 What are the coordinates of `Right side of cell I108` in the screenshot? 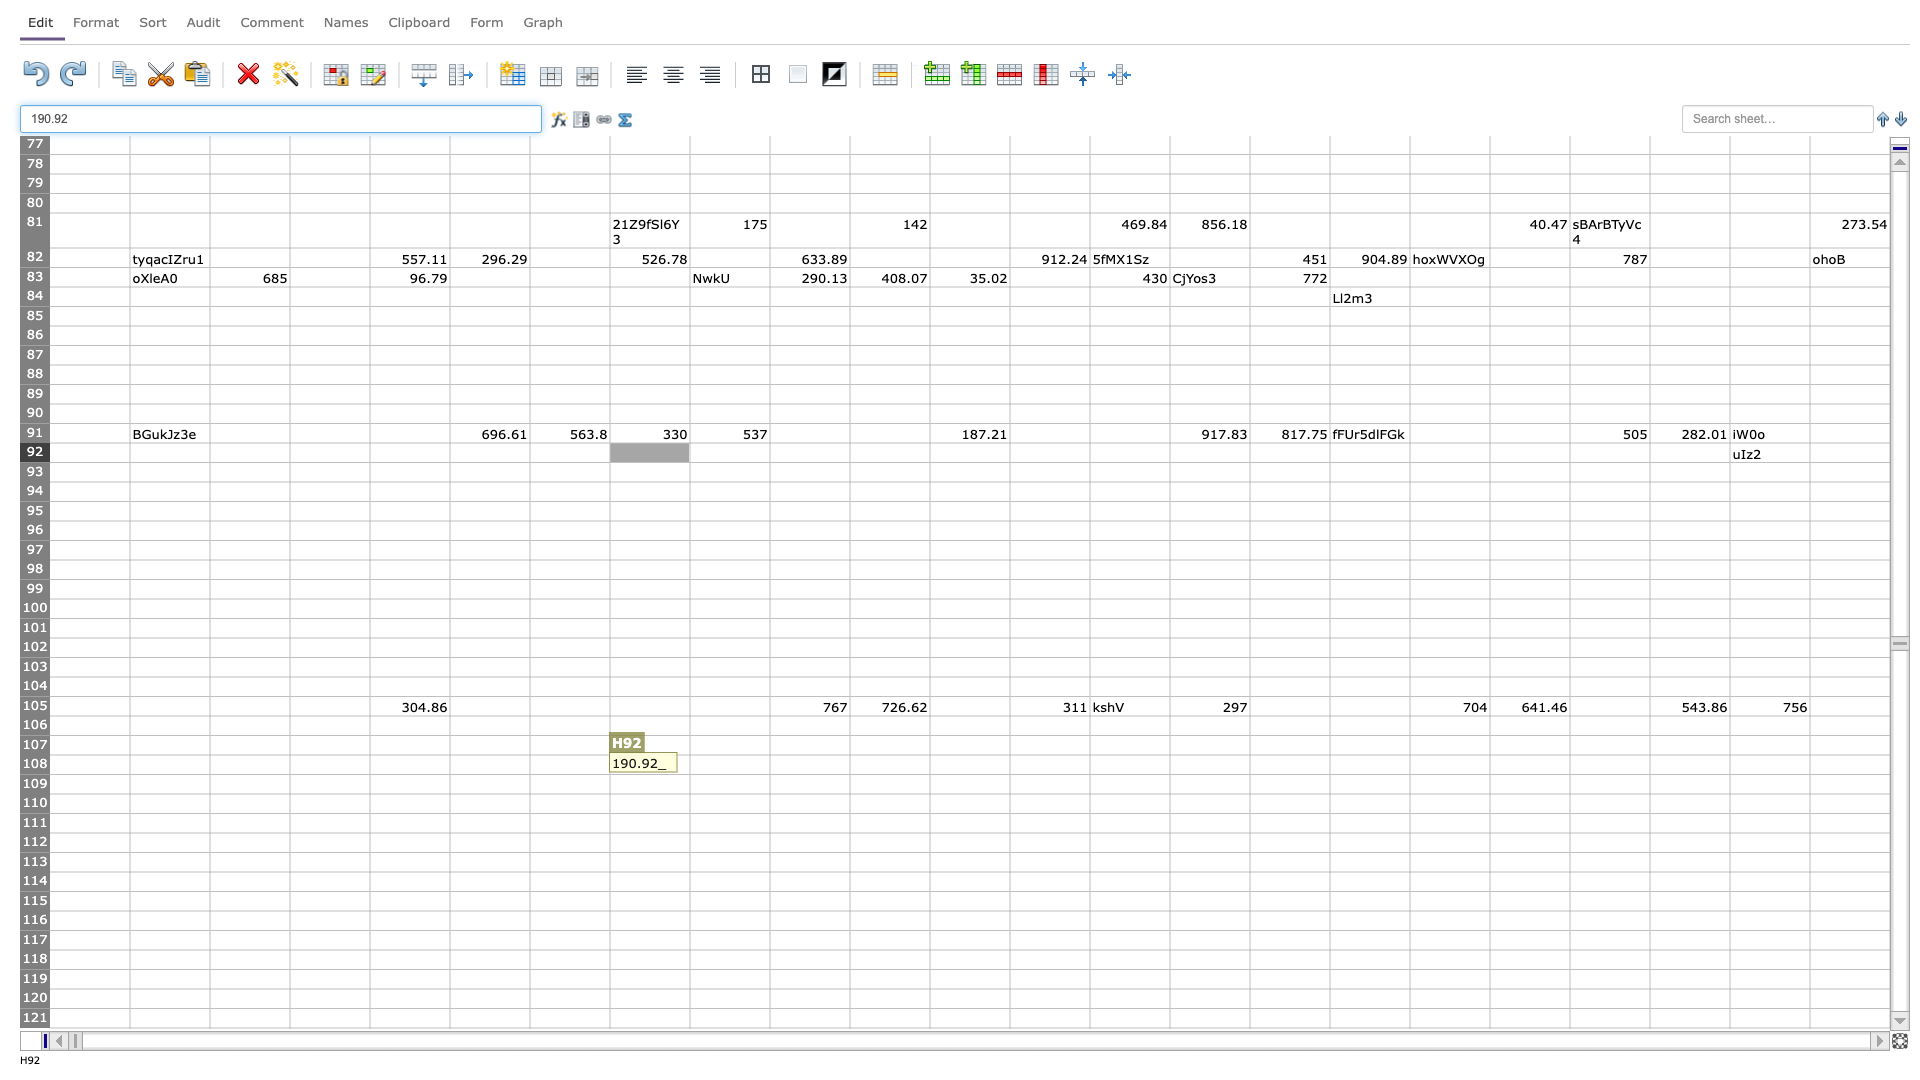 It's located at (768, 764).